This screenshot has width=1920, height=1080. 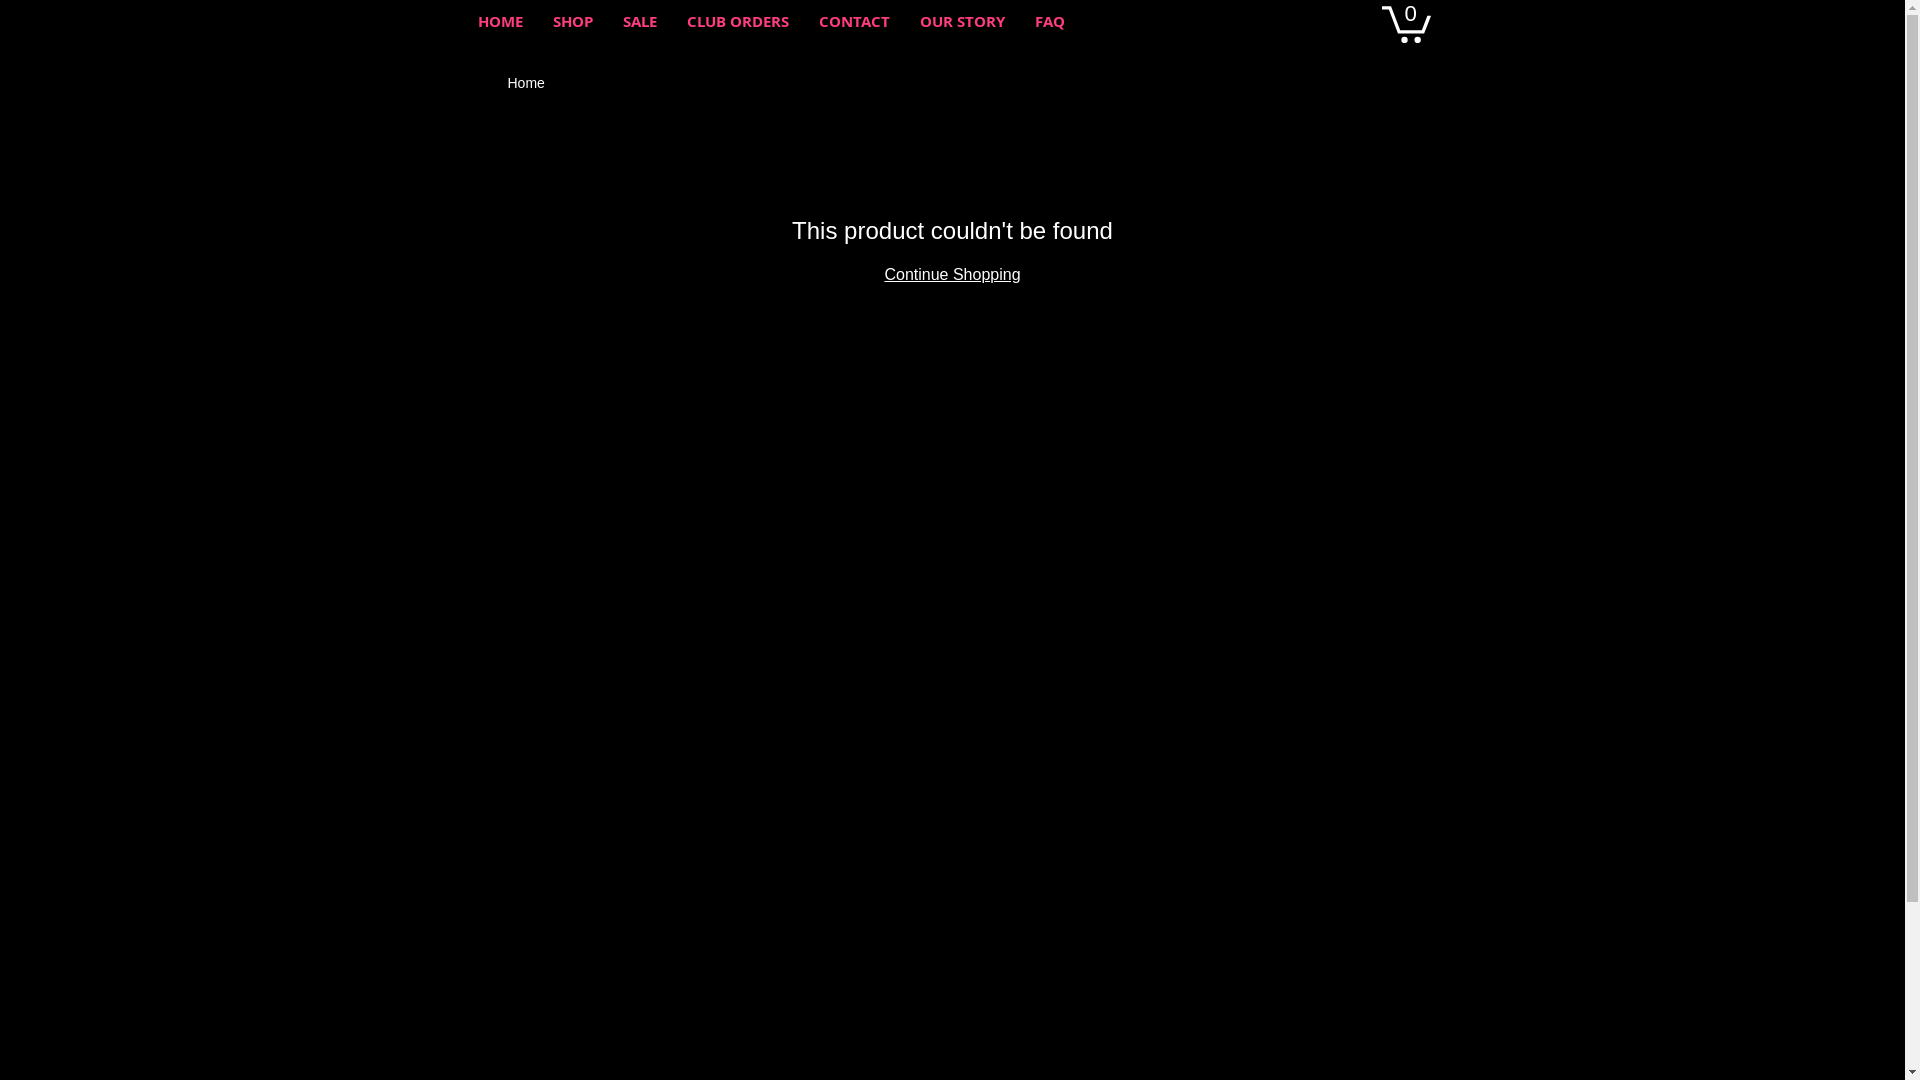 What do you see at coordinates (508, 82) in the screenshot?
I see `'Home'` at bounding box center [508, 82].